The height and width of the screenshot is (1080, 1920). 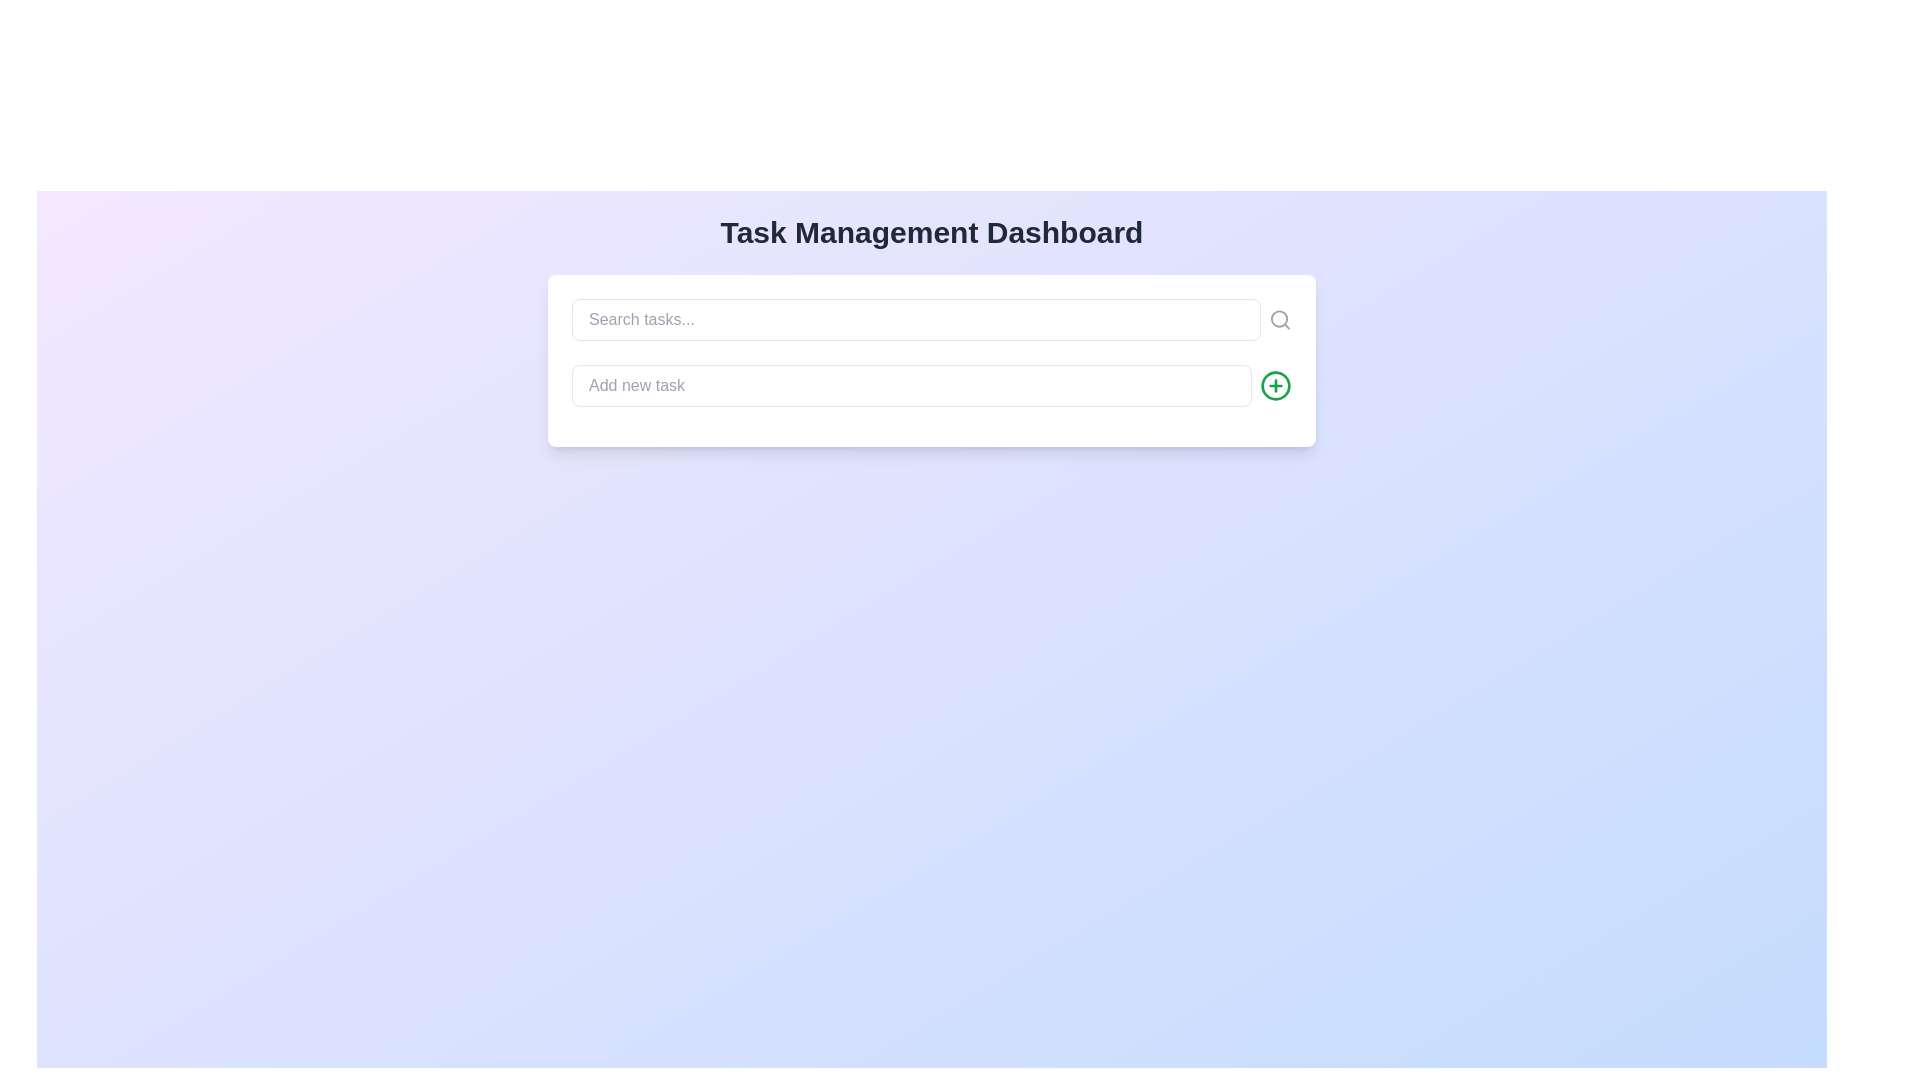 What do you see at coordinates (1280, 319) in the screenshot?
I see `the gray magnifying glass icon, which is located to the right of the 'Search tasks...' input field, to possibly reveal additional tooltips or effects` at bounding box center [1280, 319].